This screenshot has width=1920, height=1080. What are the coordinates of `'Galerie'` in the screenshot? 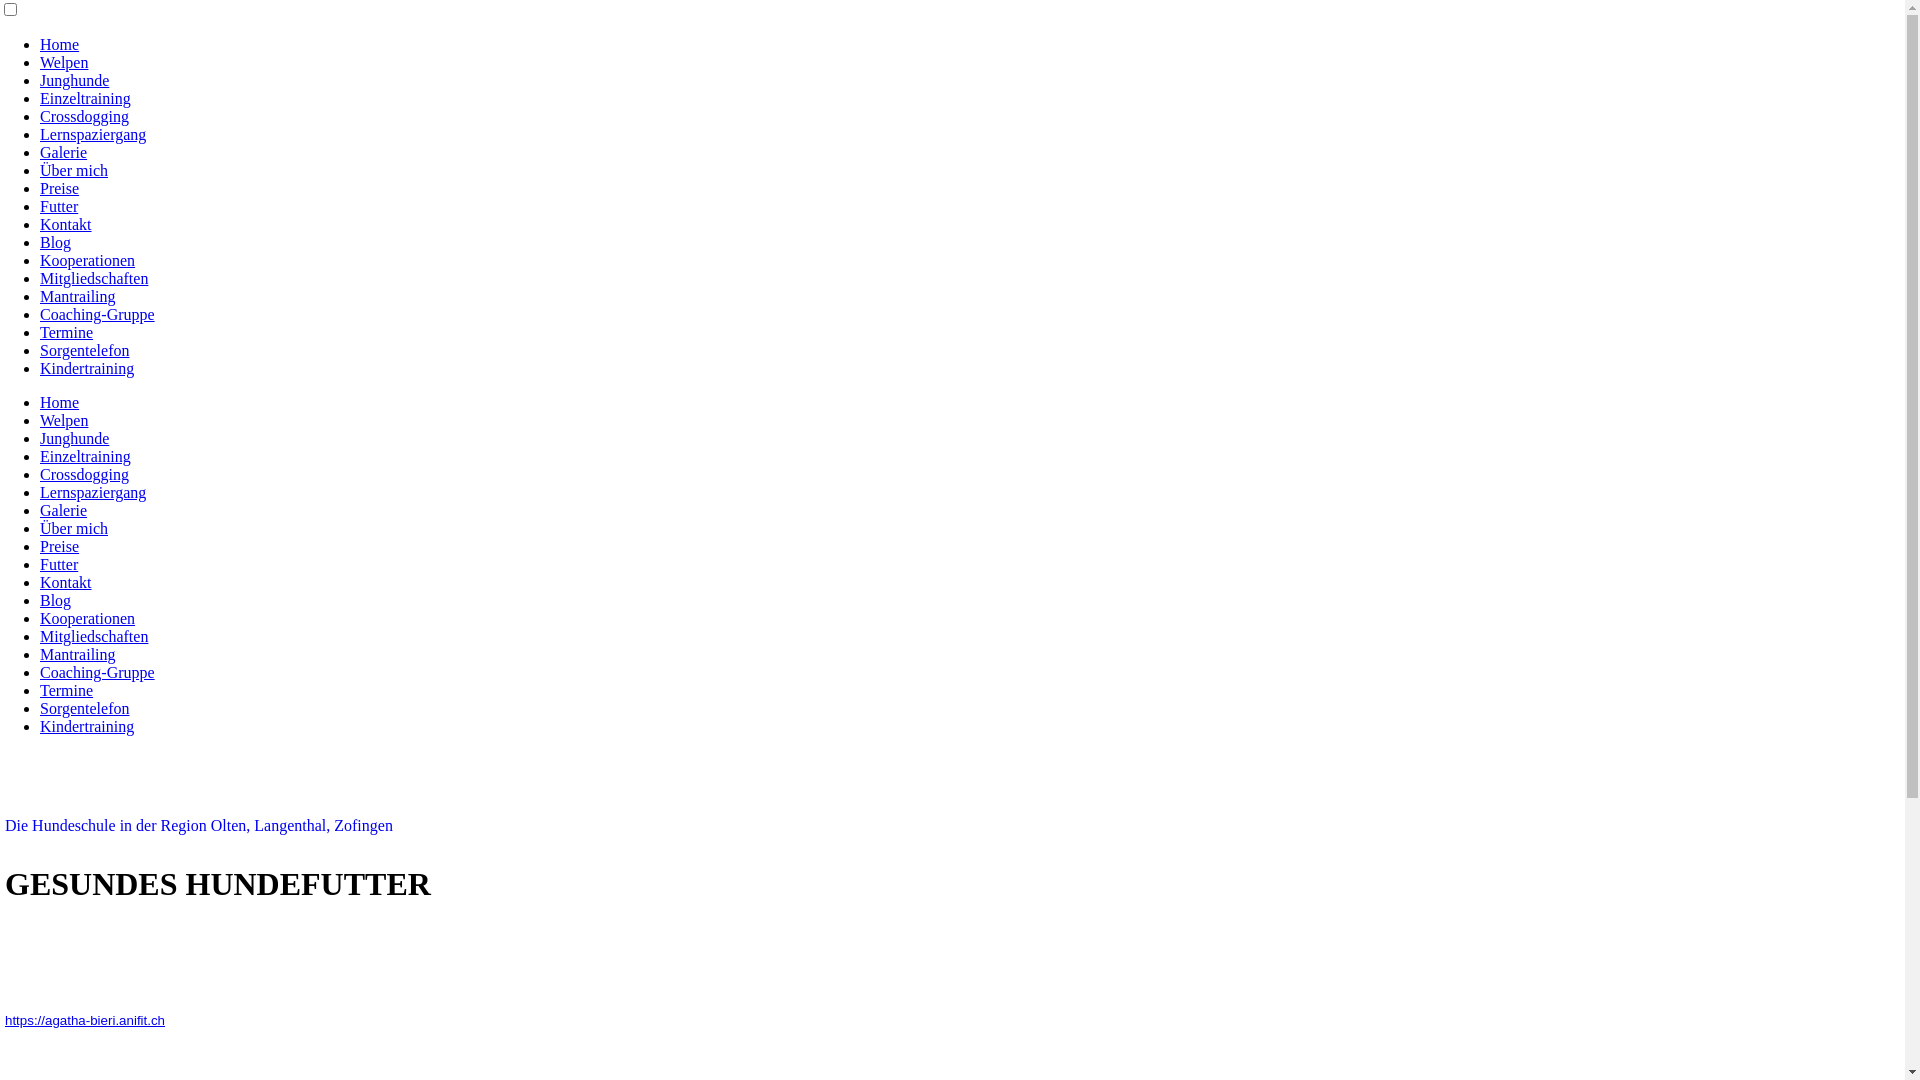 It's located at (63, 509).